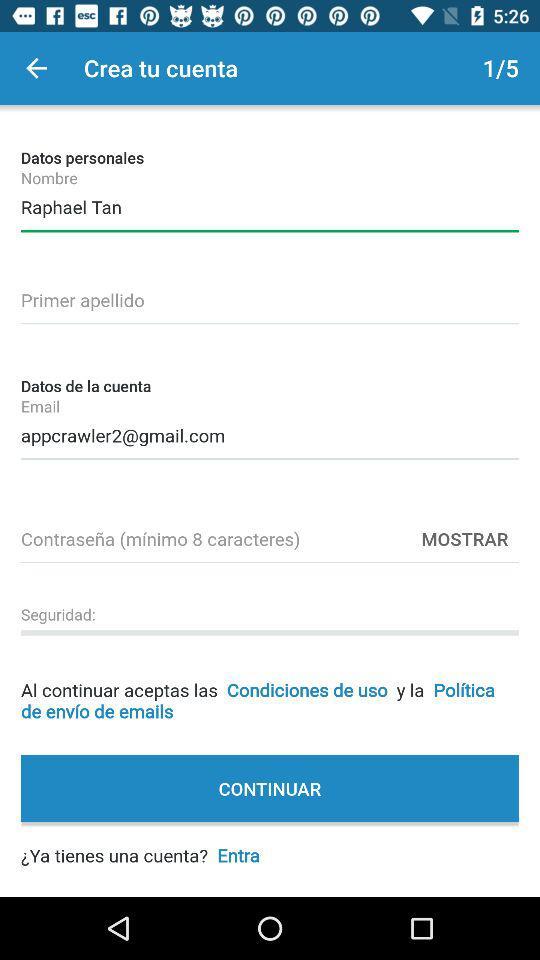  What do you see at coordinates (270, 296) in the screenshot?
I see `the icon below raphael tan` at bounding box center [270, 296].